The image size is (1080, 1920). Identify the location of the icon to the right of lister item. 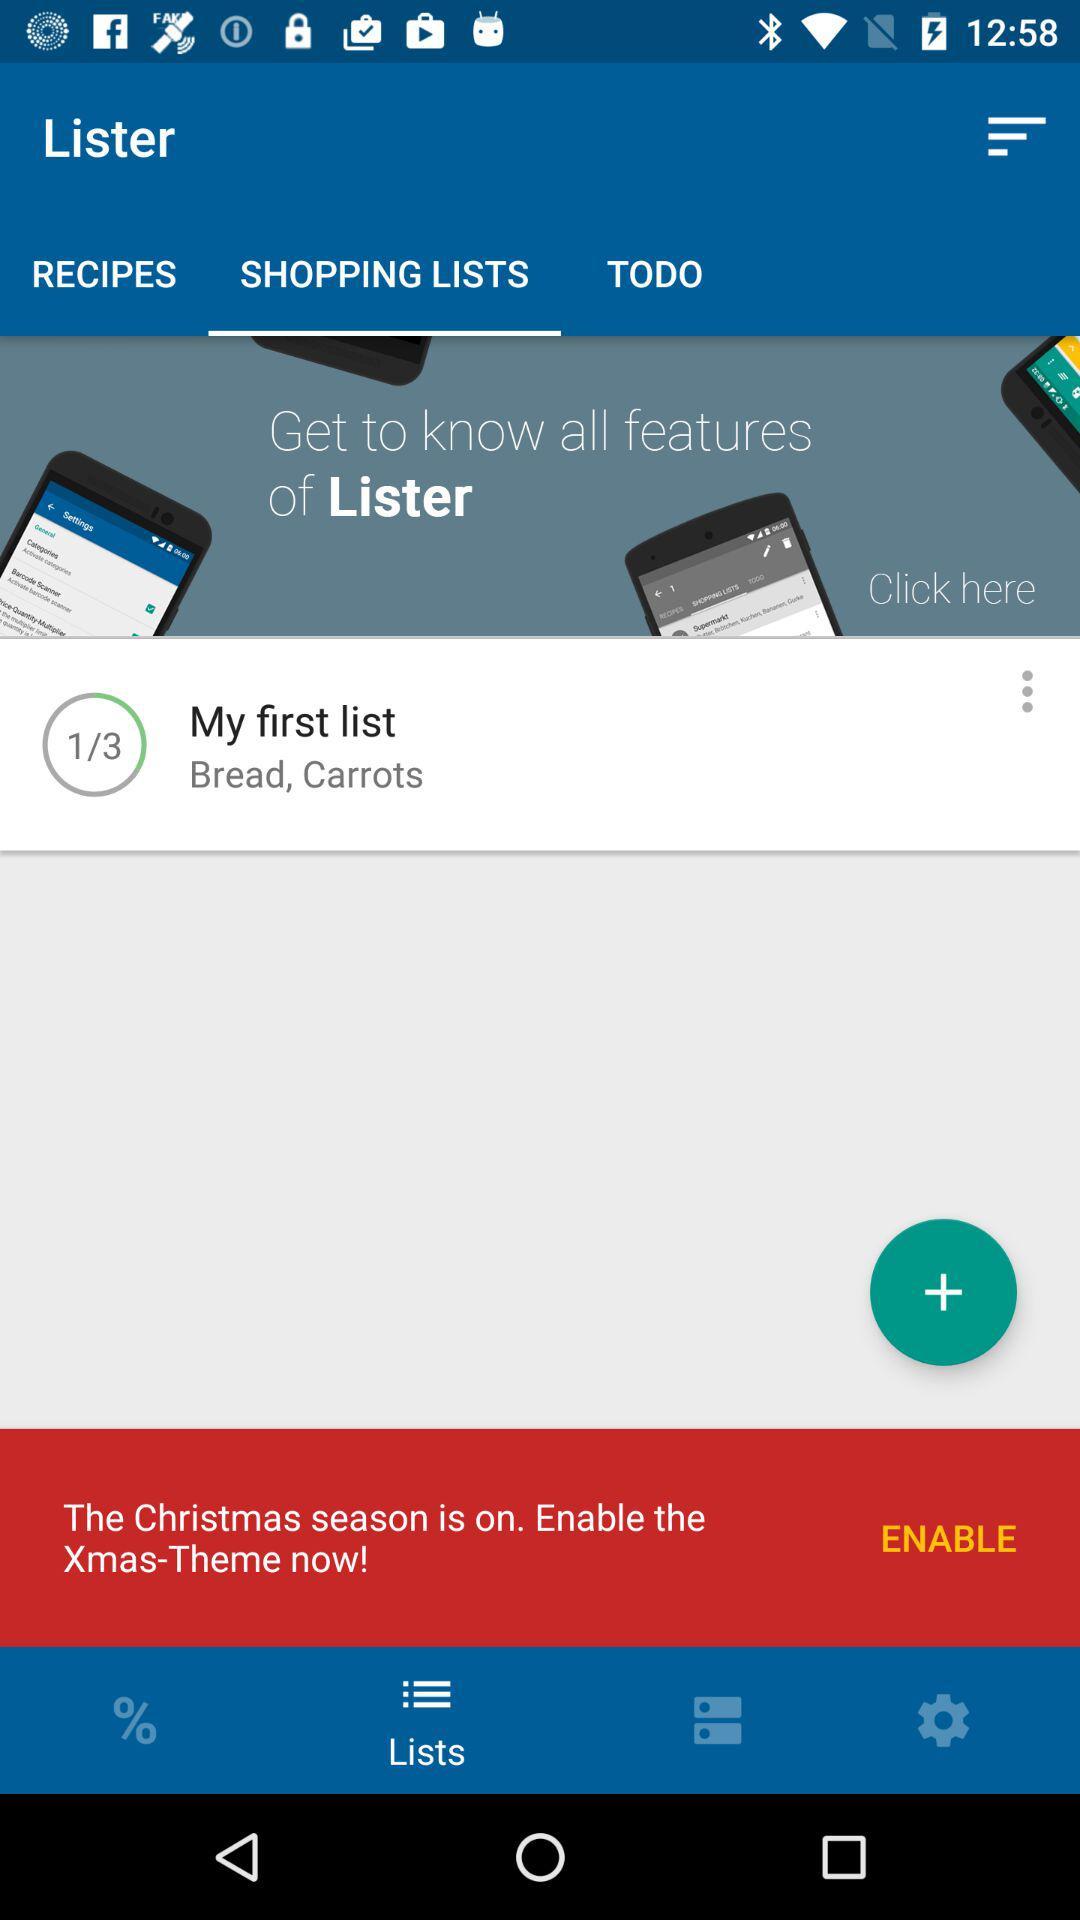
(1017, 135).